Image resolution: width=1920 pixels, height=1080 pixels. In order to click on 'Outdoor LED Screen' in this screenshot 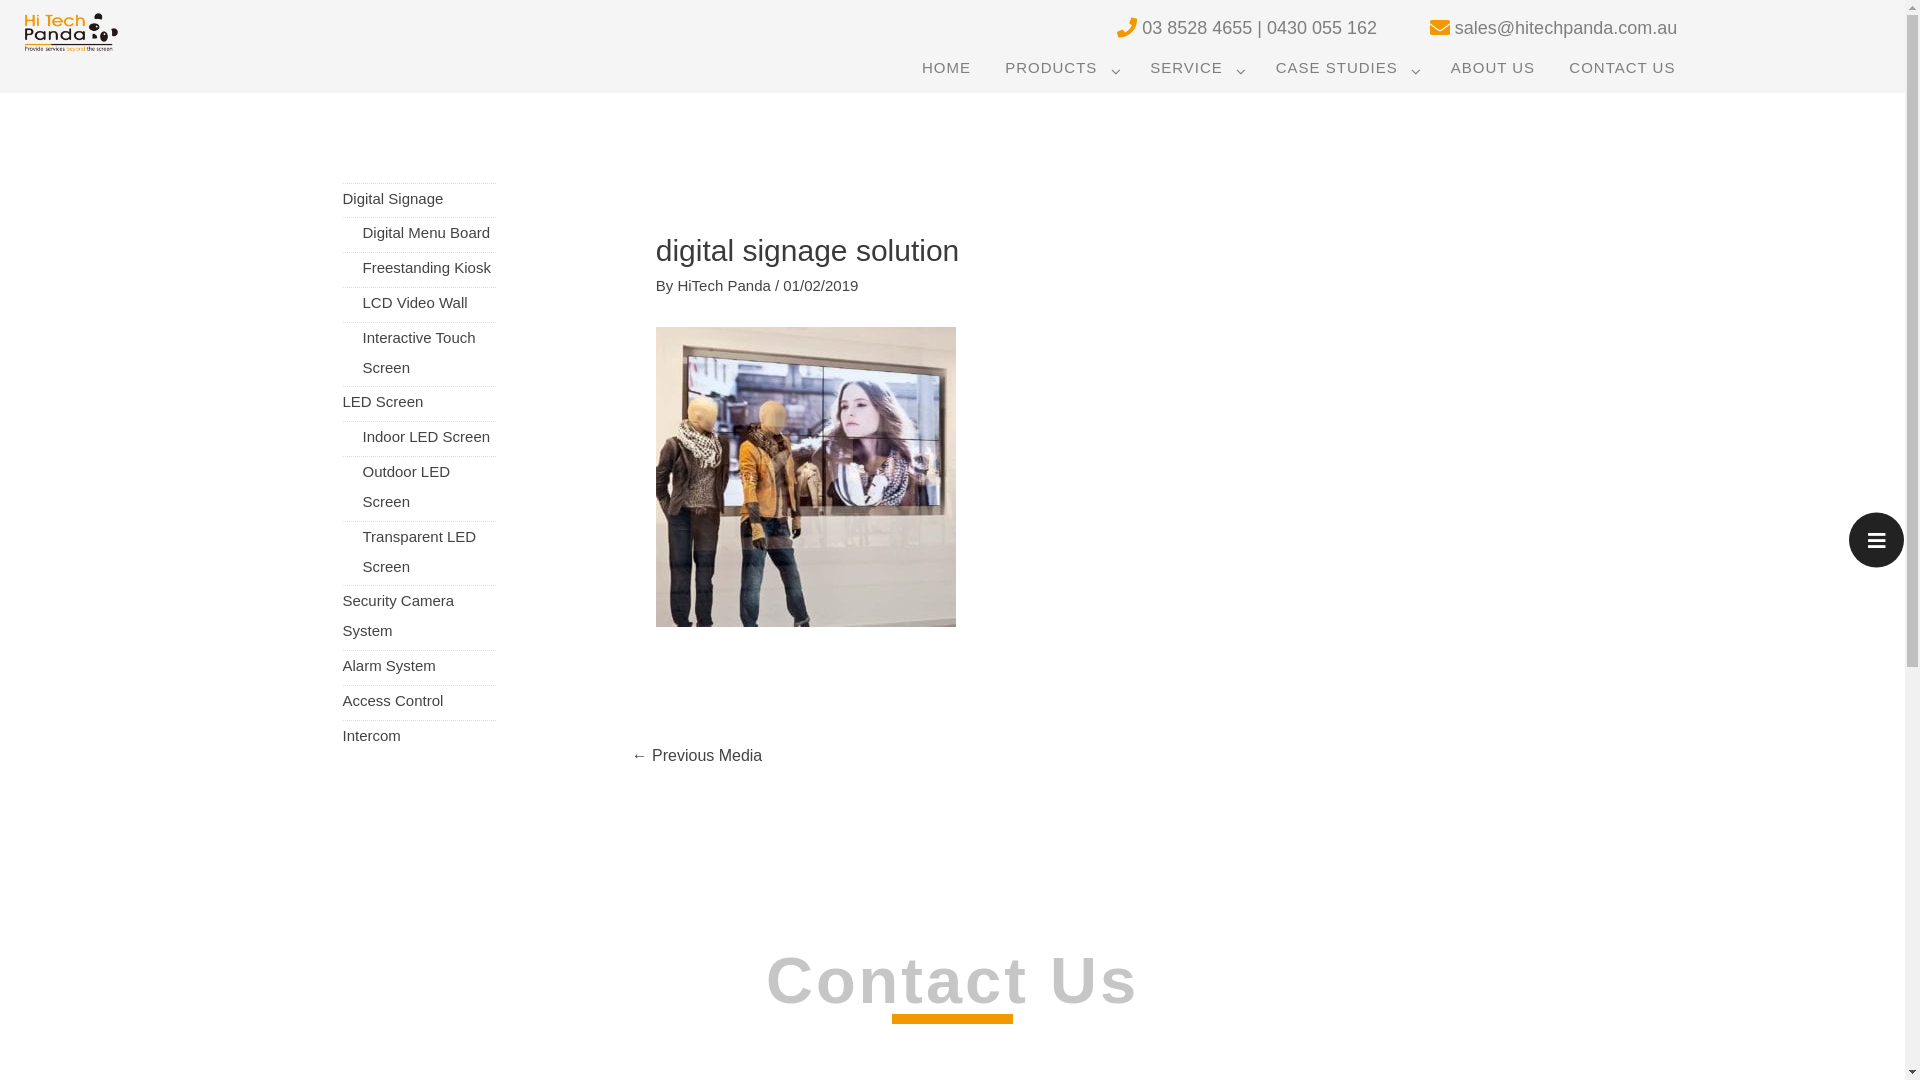, I will do `click(405, 486)`.